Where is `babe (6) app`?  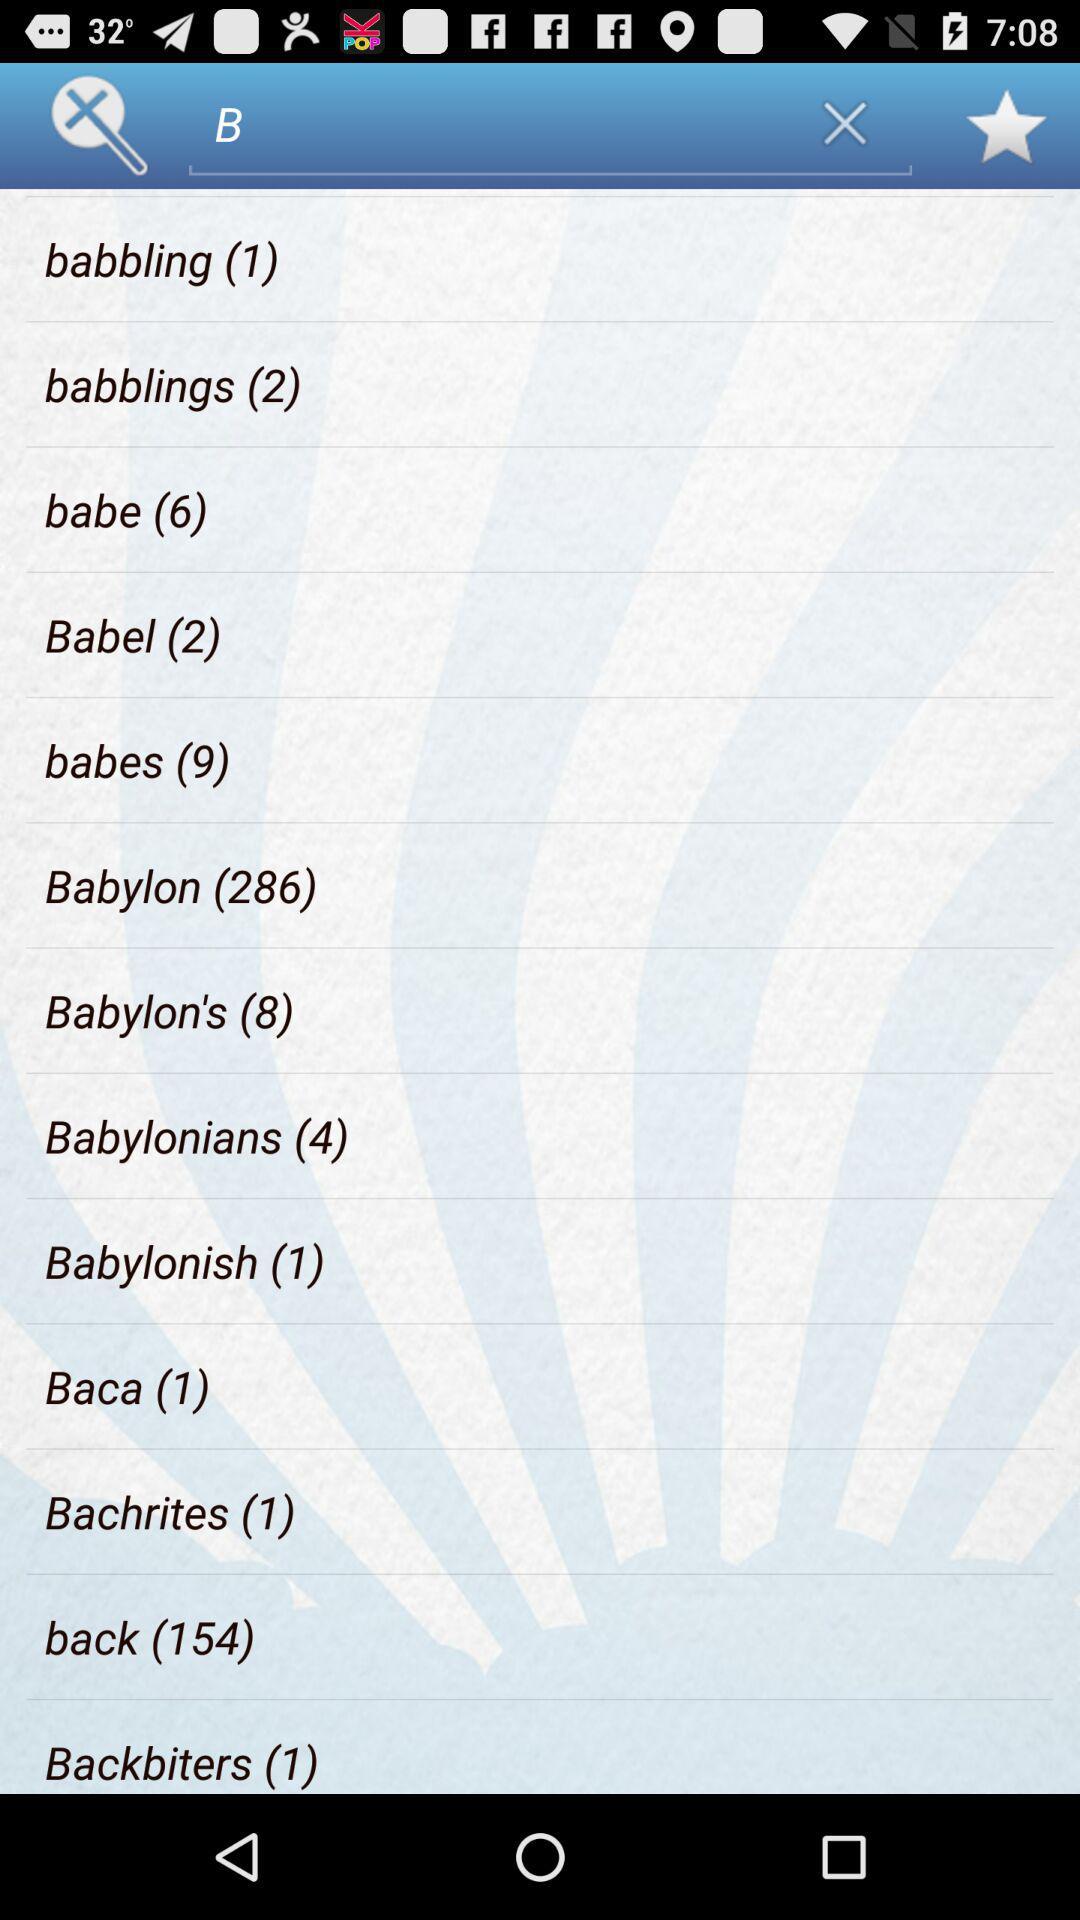 babe (6) app is located at coordinates (126, 509).